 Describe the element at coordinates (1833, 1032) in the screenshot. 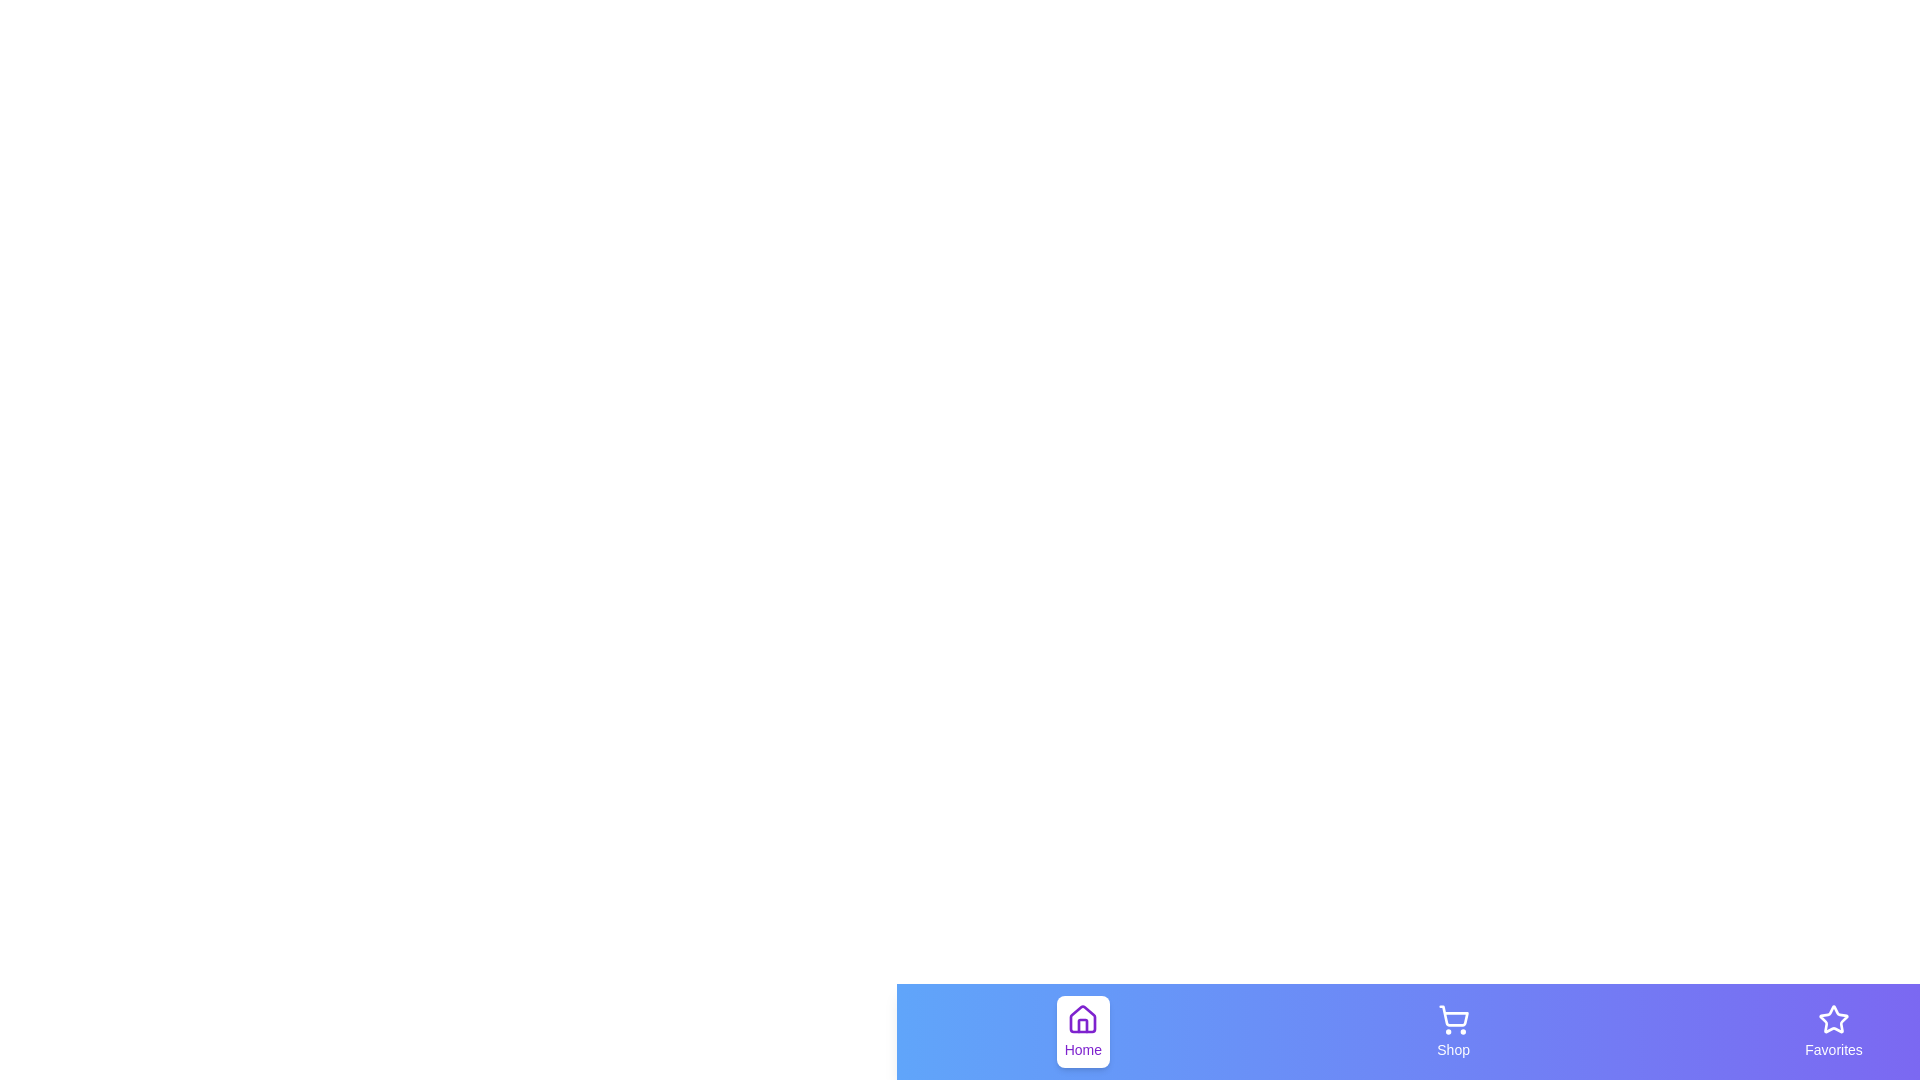

I see `the tab labeled Favorites to select it` at that location.